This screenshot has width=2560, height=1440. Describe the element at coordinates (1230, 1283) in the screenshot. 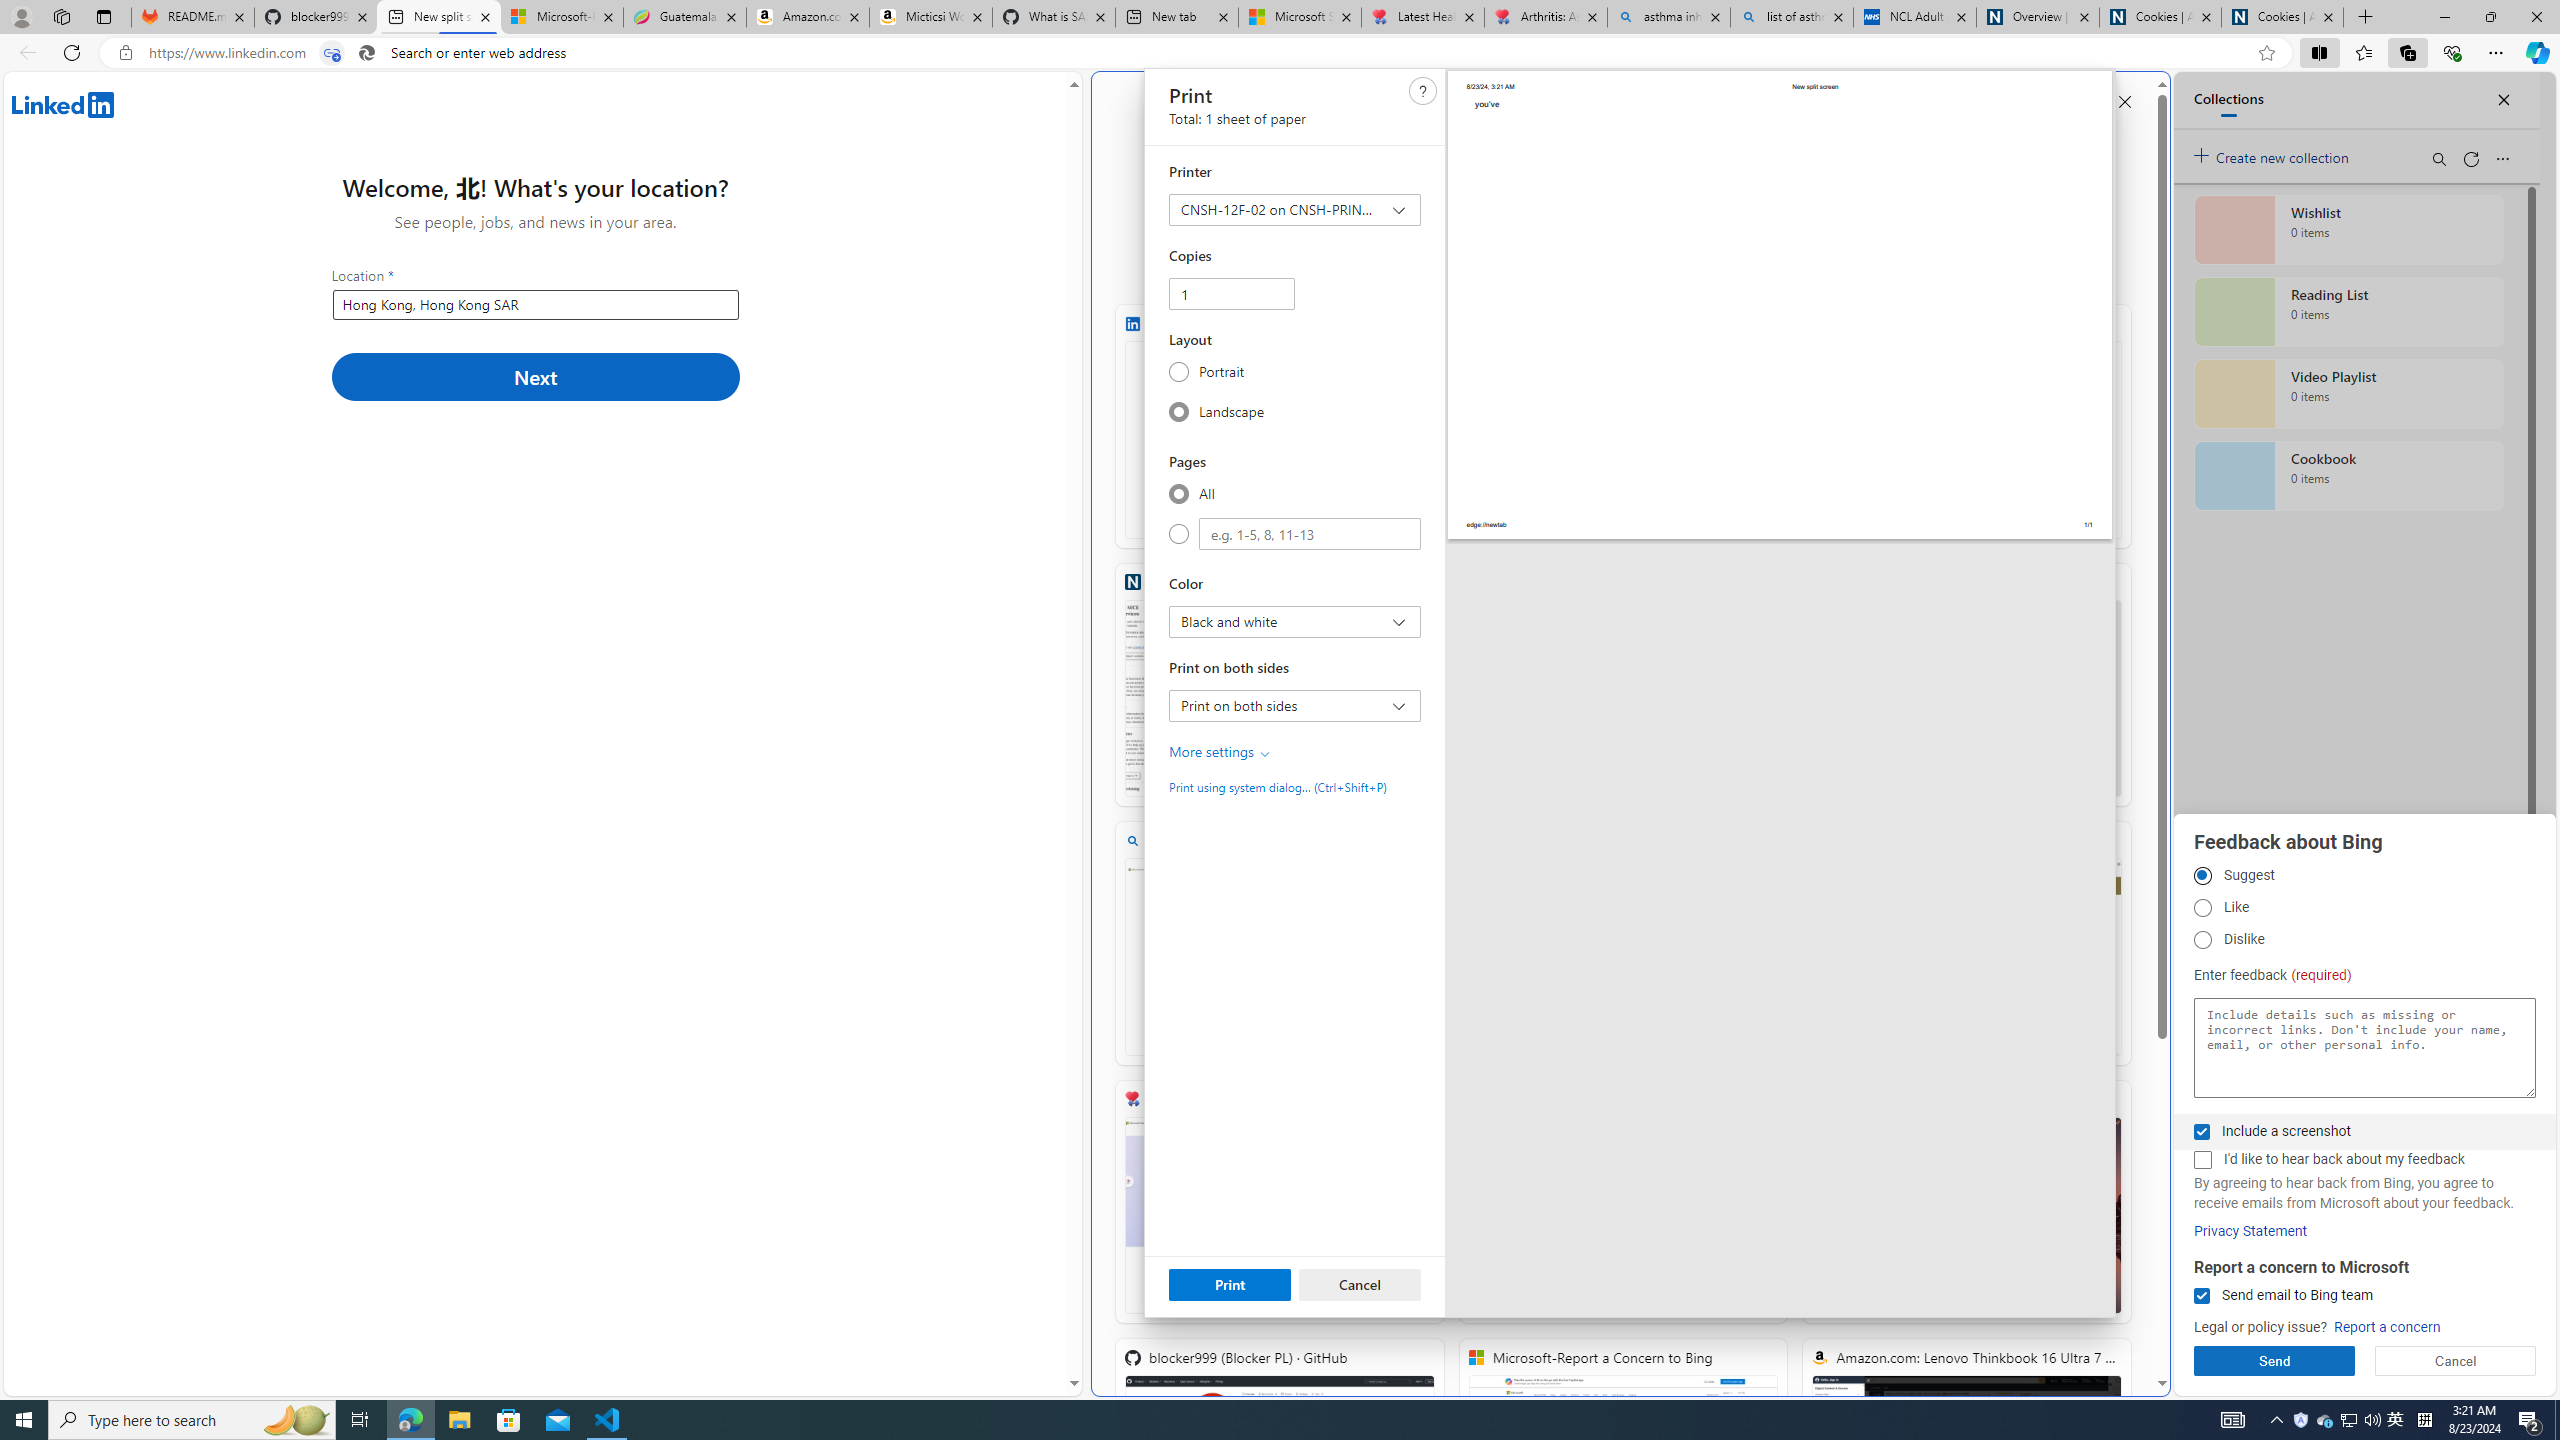

I see `'Print'` at that location.